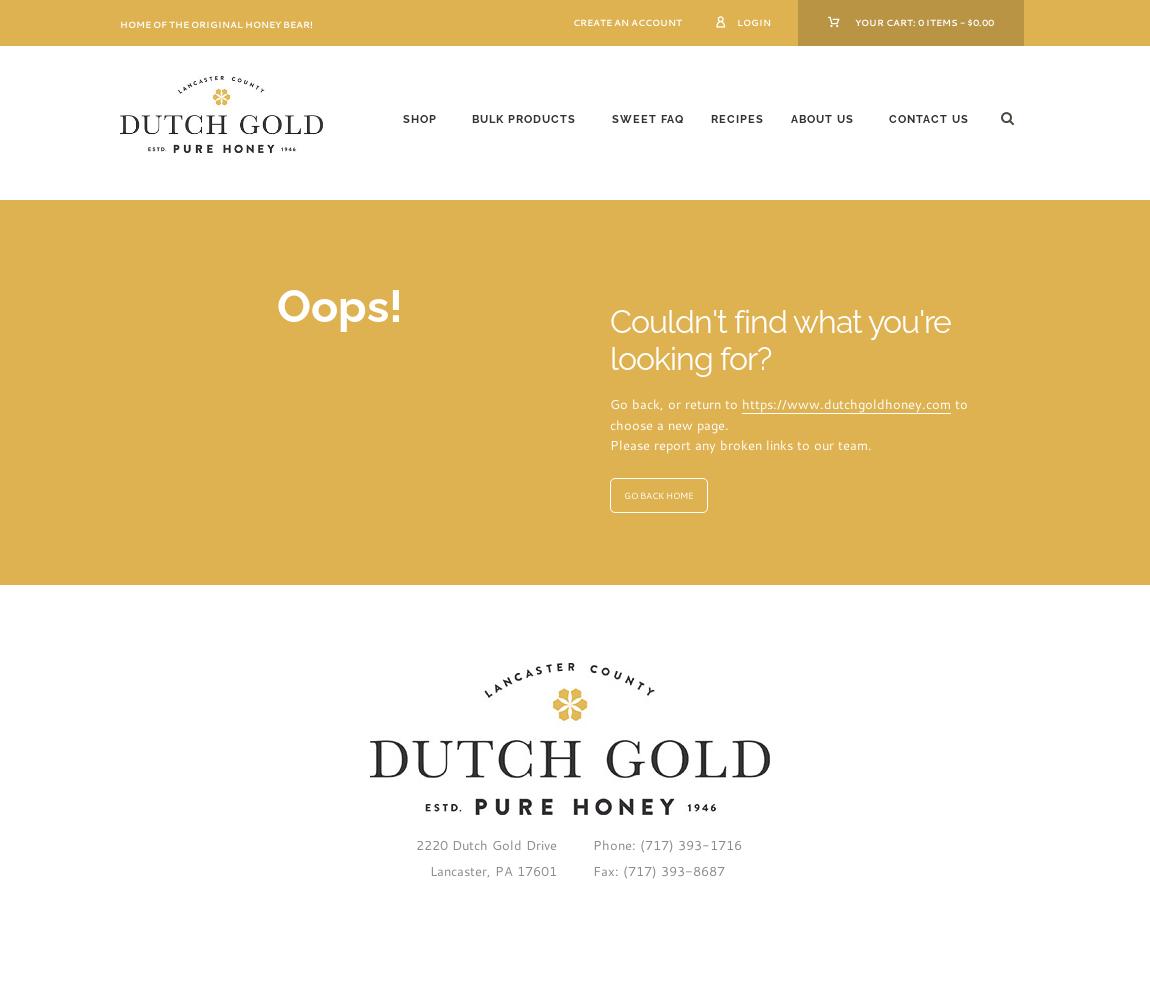 The image size is (1150, 1000). Describe the element at coordinates (674, 404) in the screenshot. I see `'Go back, or return to'` at that location.